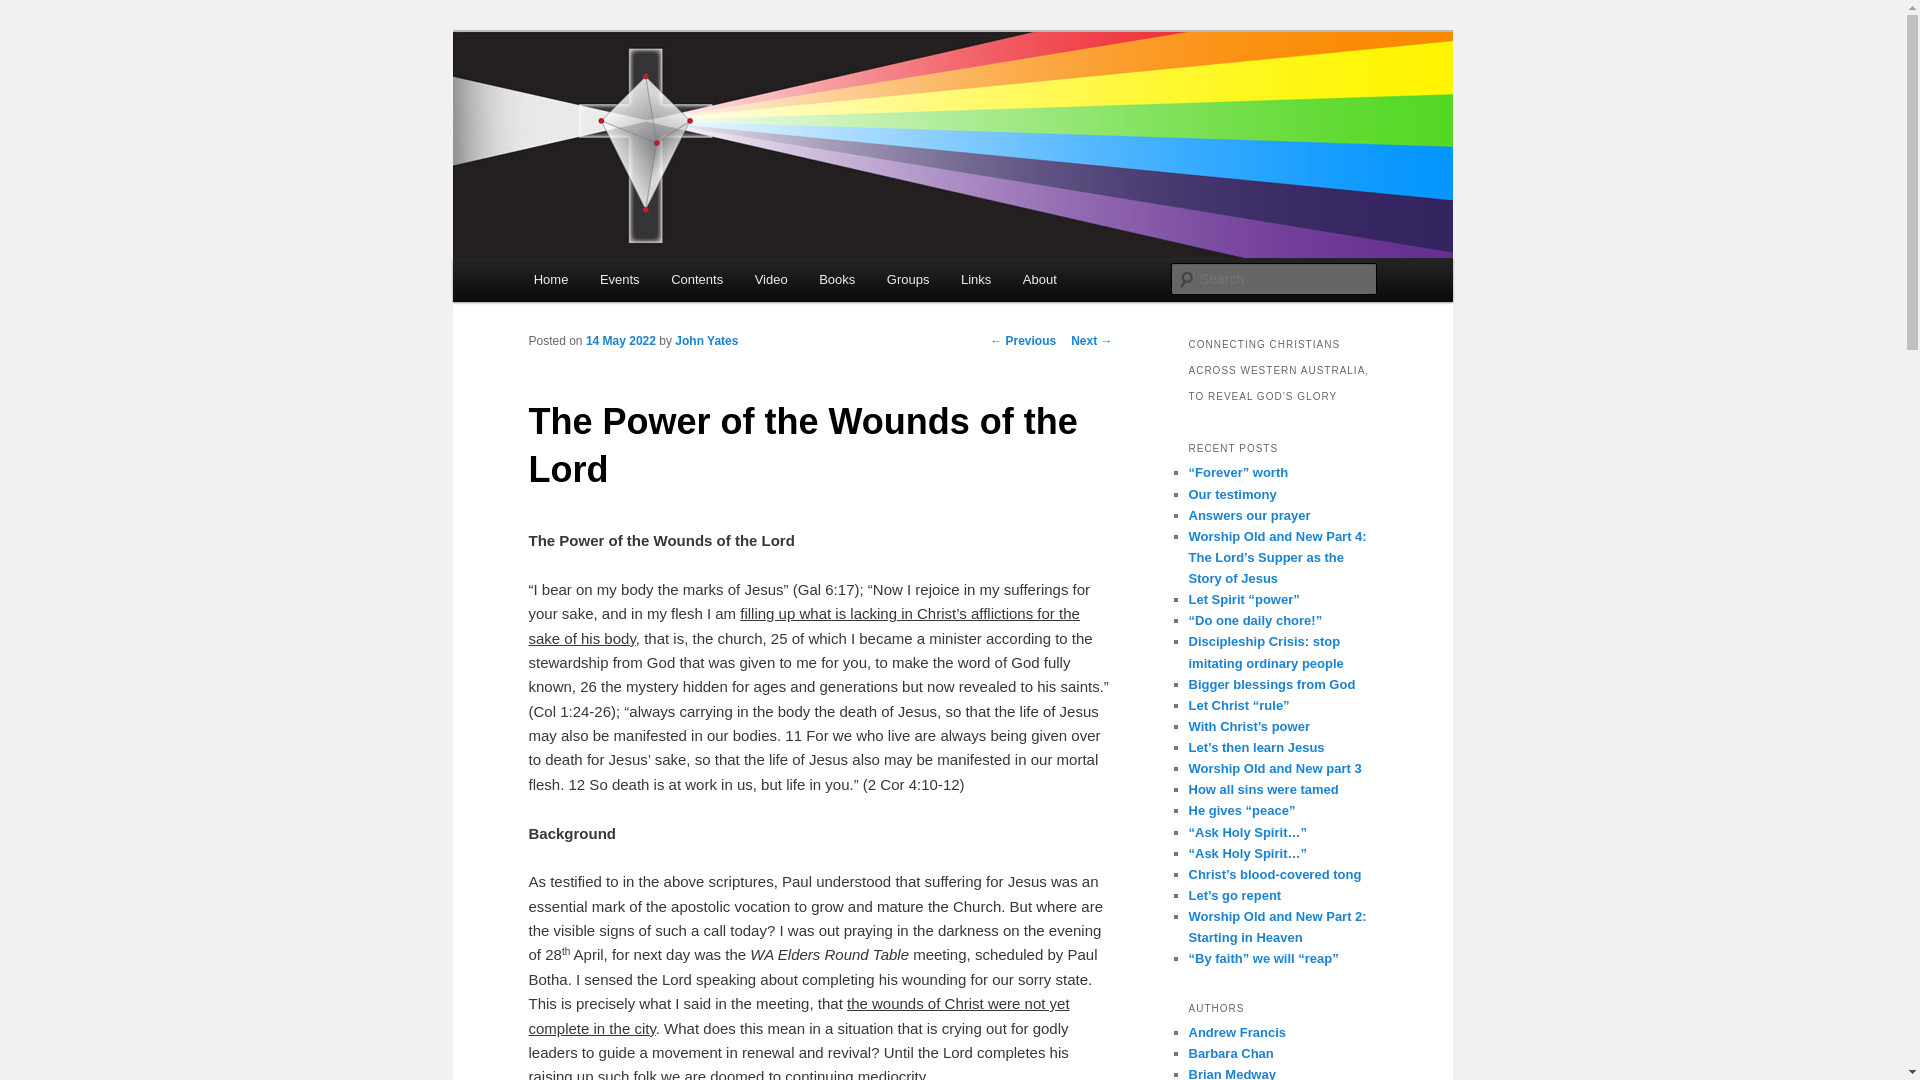  What do you see at coordinates (1273, 767) in the screenshot?
I see `'Worship Old and New part 3'` at bounding box center [1273, 767].